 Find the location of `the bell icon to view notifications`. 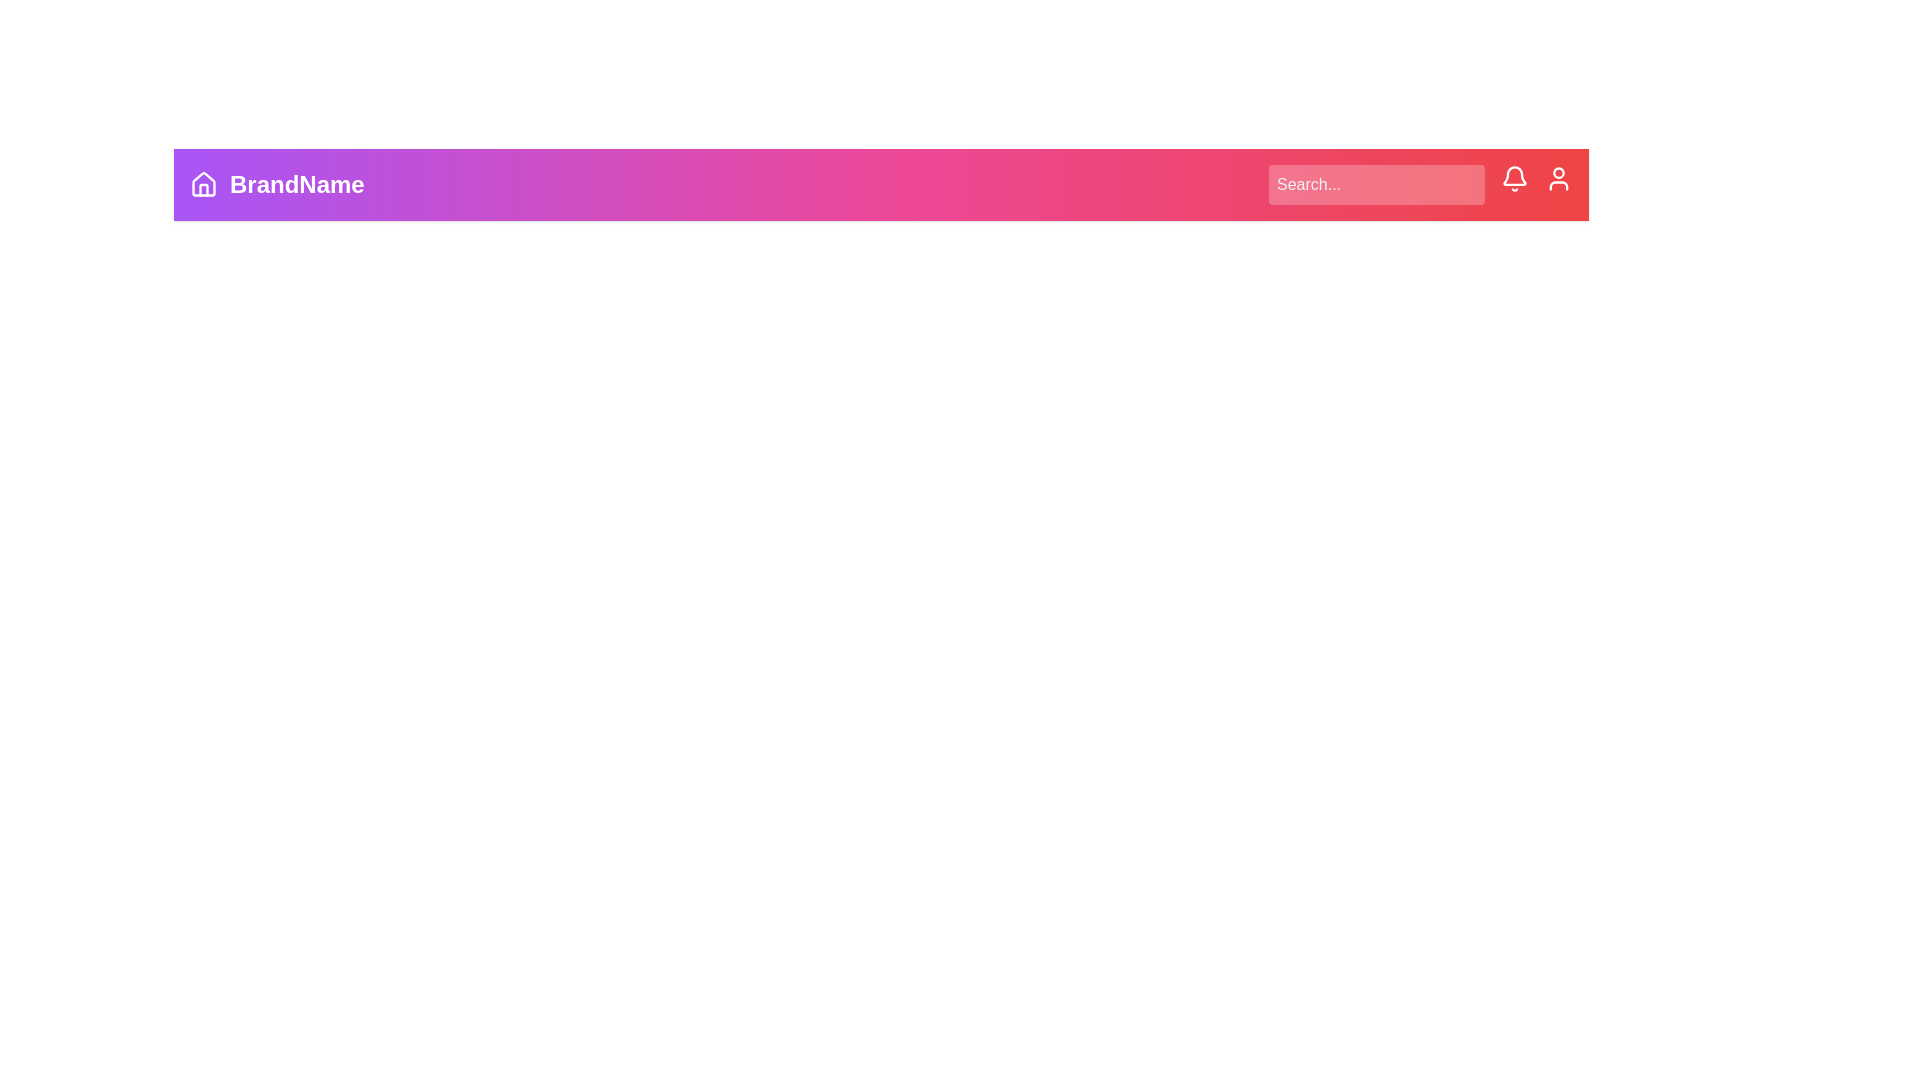

the bell icon to view notifications is located at coordinates (1515, 177).